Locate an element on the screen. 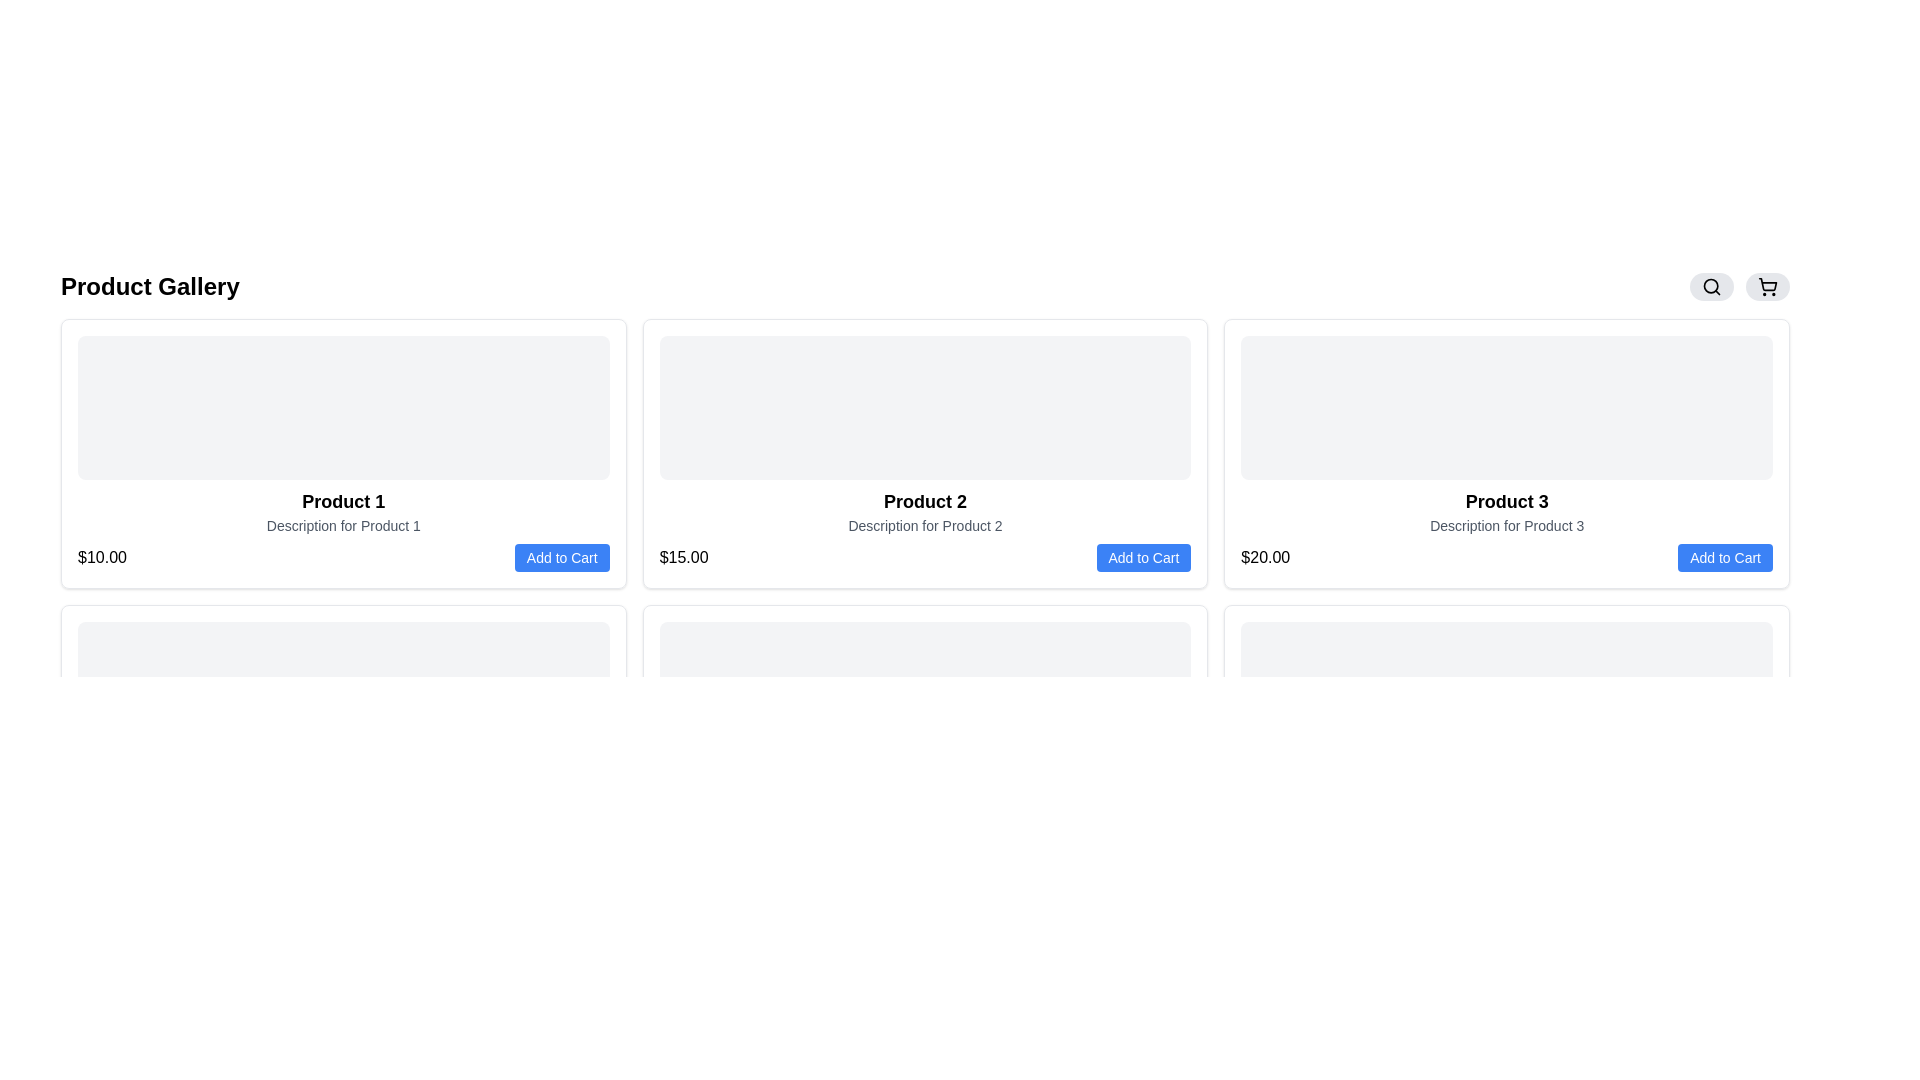  text content displayed as '$20.00', which is located below the 'Product 3' title and aligned to the left side of the 'Add to Cart' button is located at coordinates (1264, 558).